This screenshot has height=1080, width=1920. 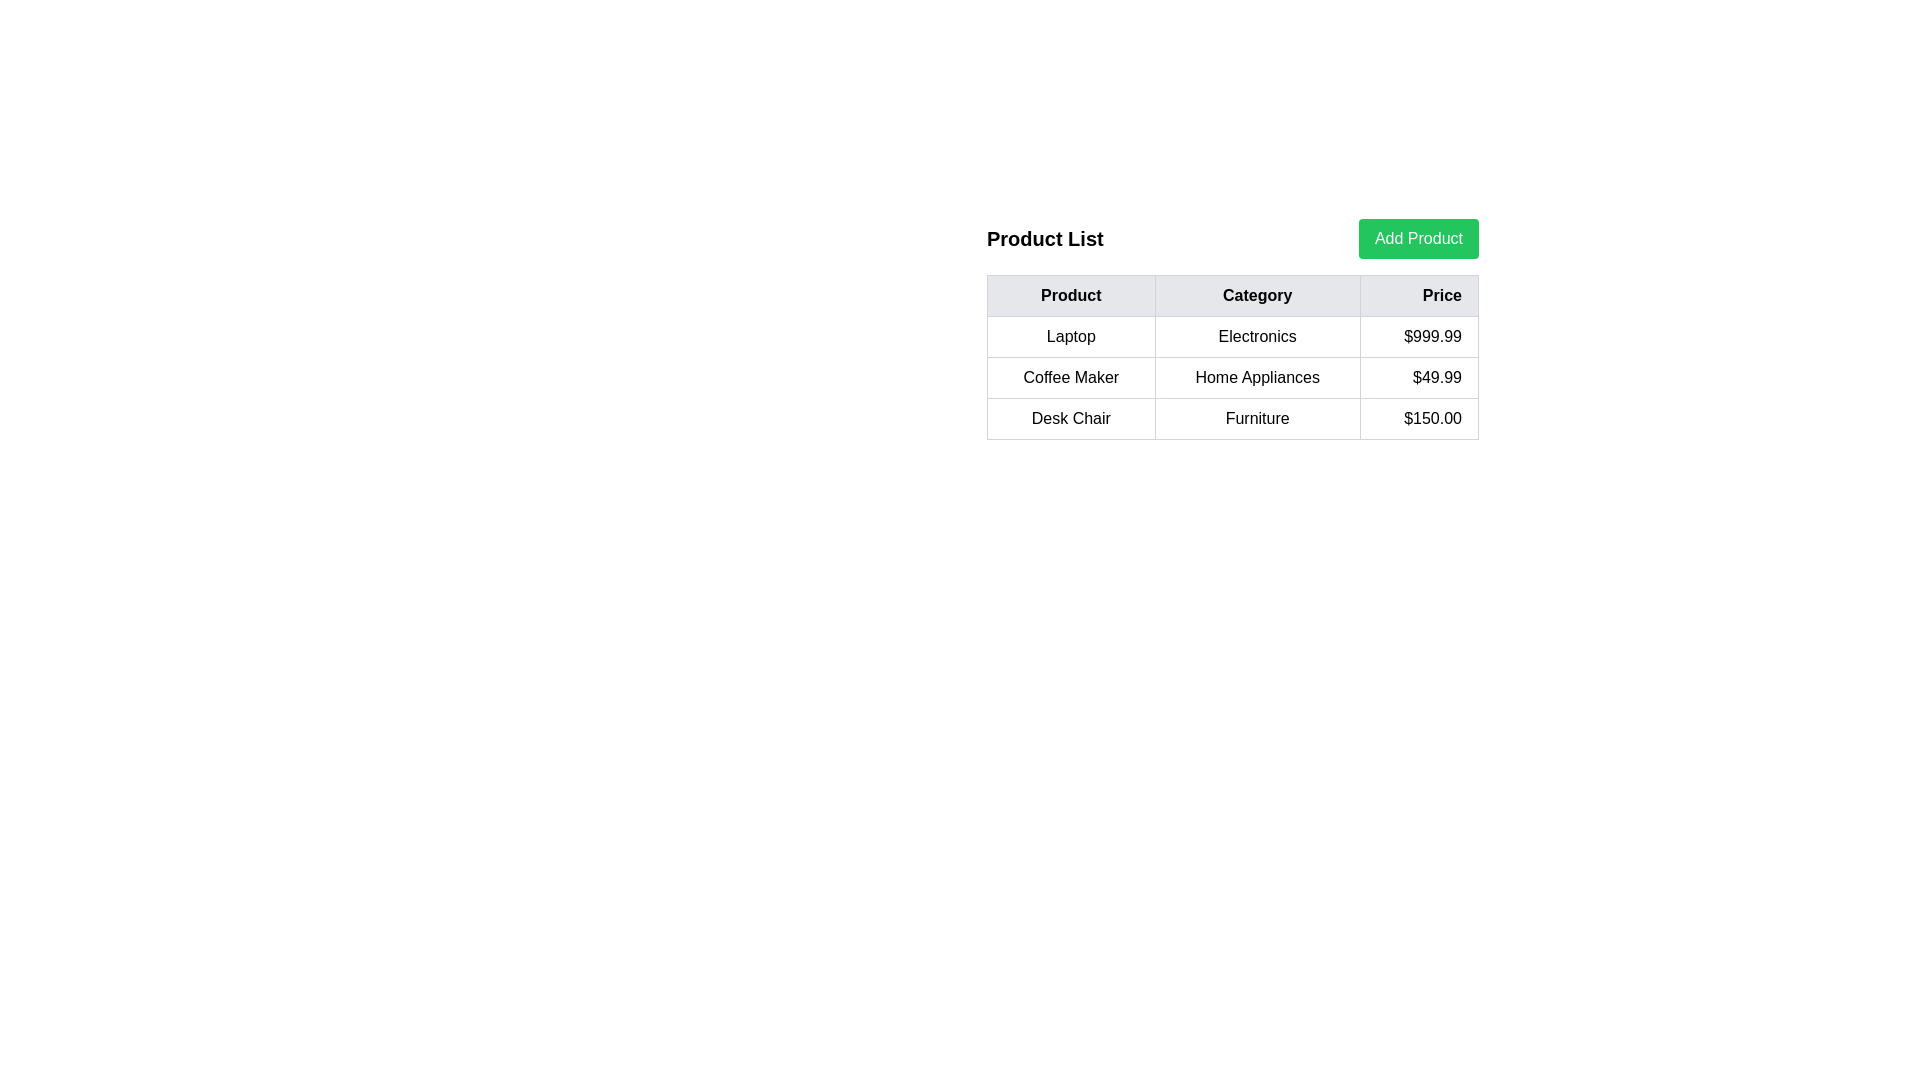 What do you see at coordinates (1232, 356) in the screenshot?
I see `the Data Table element displaying the list of products to make it active` at bounding box center [1232, 356].